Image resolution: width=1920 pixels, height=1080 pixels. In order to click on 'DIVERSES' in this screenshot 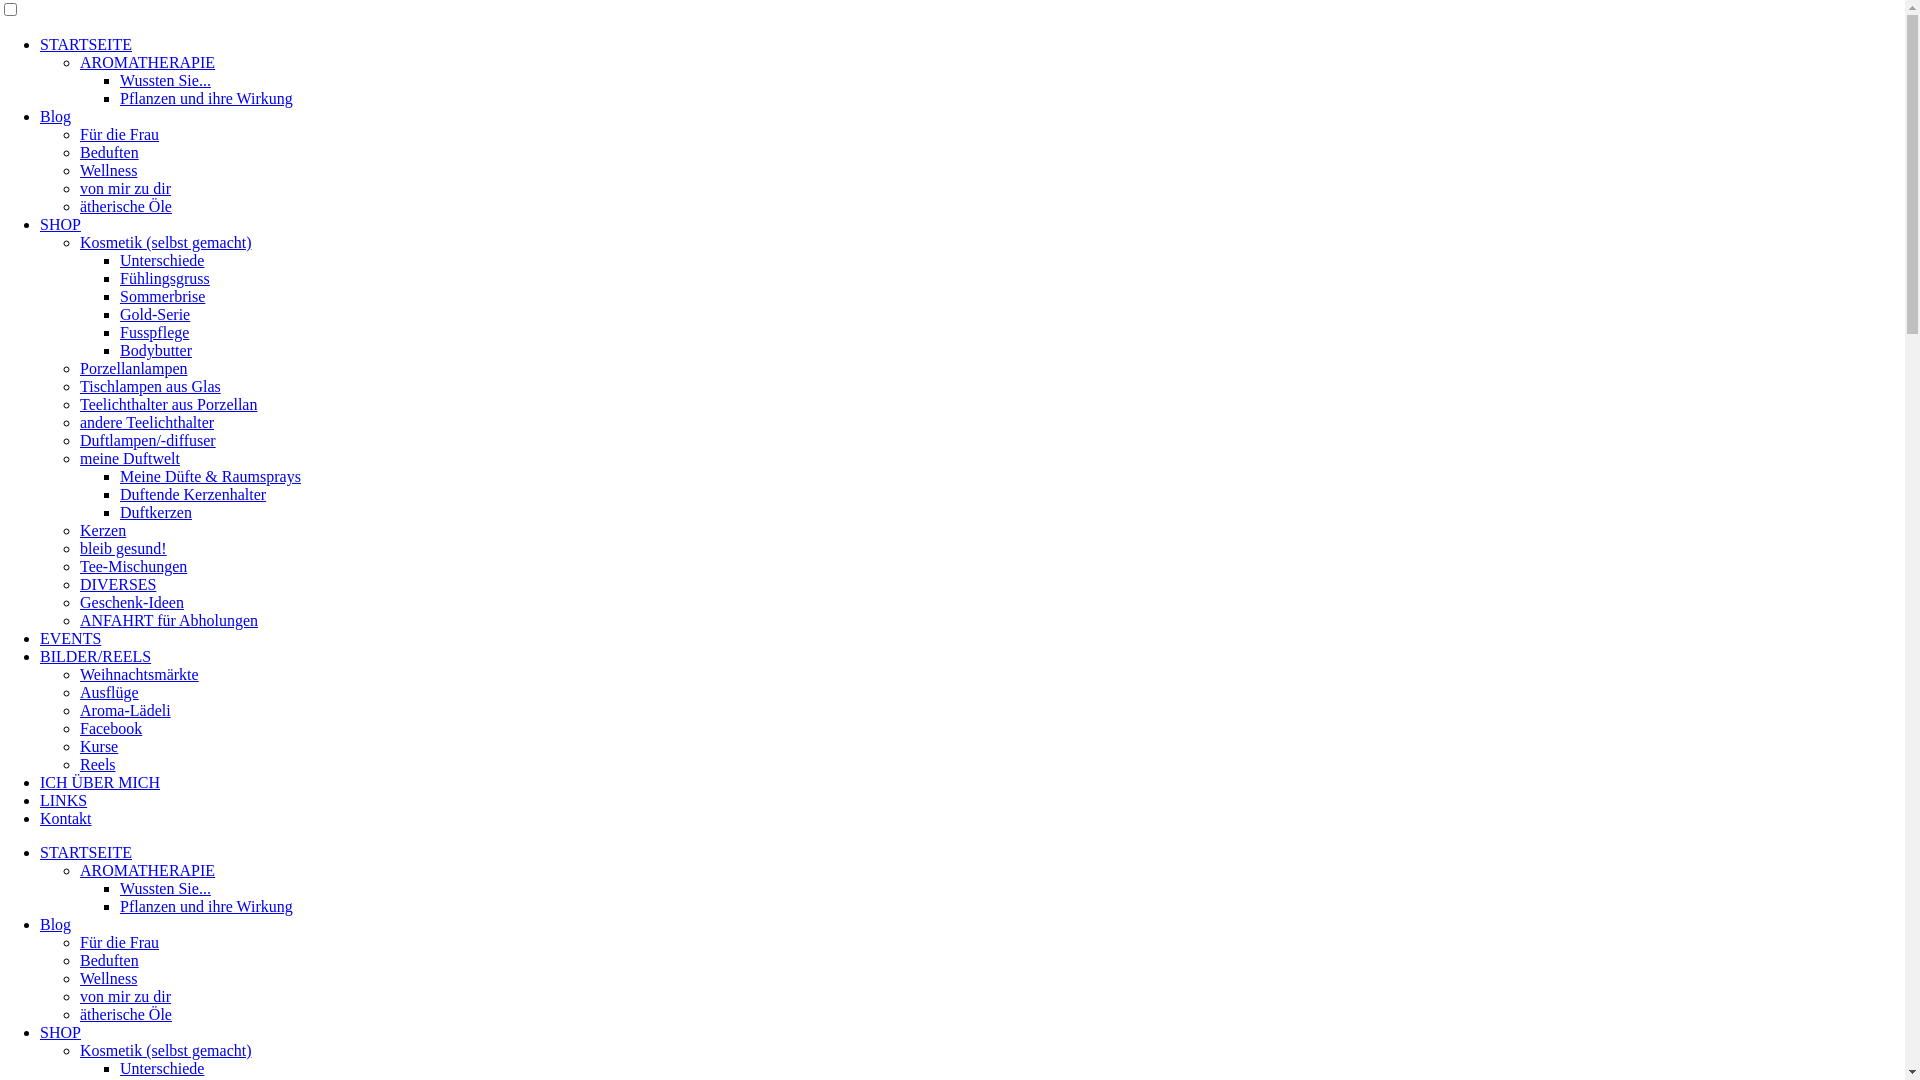, I will do `click(117, 584)`.